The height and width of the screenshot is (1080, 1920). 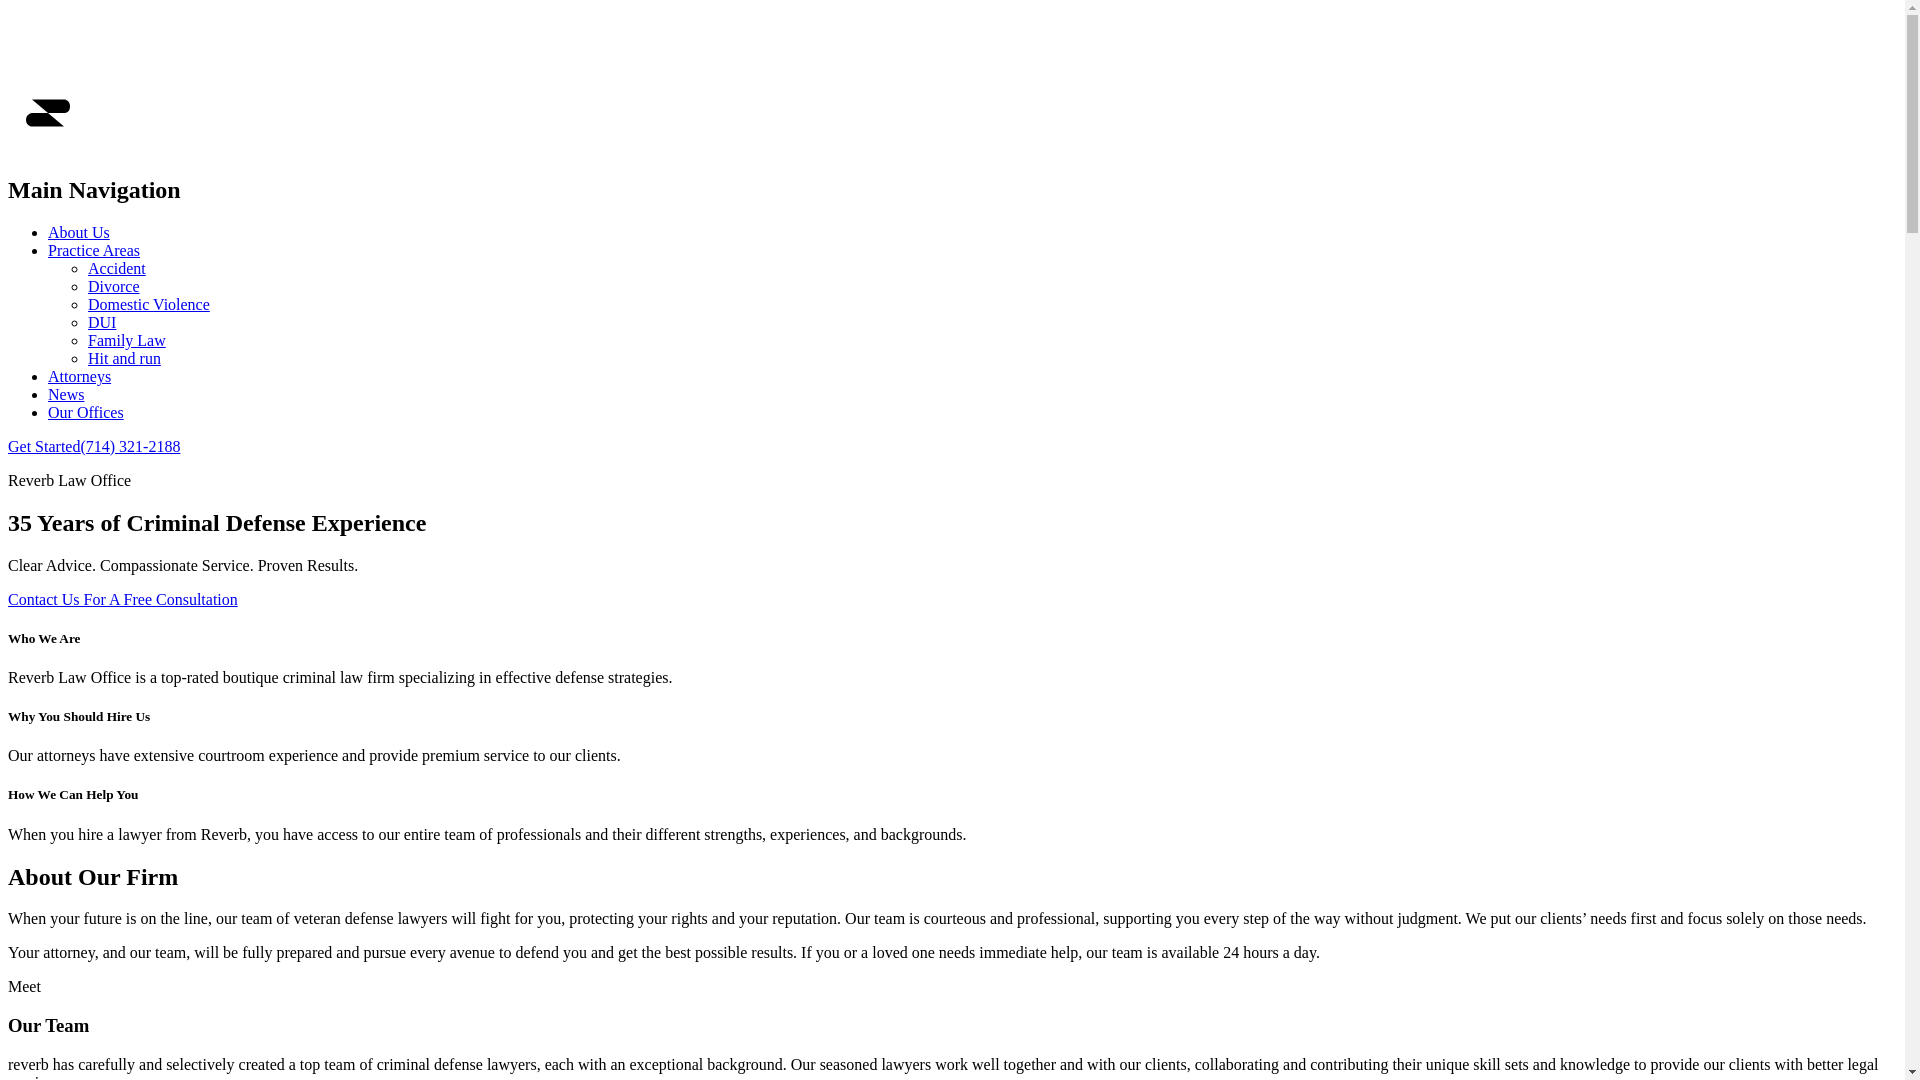 I want to click on 'News', so click(x=66, y=394).